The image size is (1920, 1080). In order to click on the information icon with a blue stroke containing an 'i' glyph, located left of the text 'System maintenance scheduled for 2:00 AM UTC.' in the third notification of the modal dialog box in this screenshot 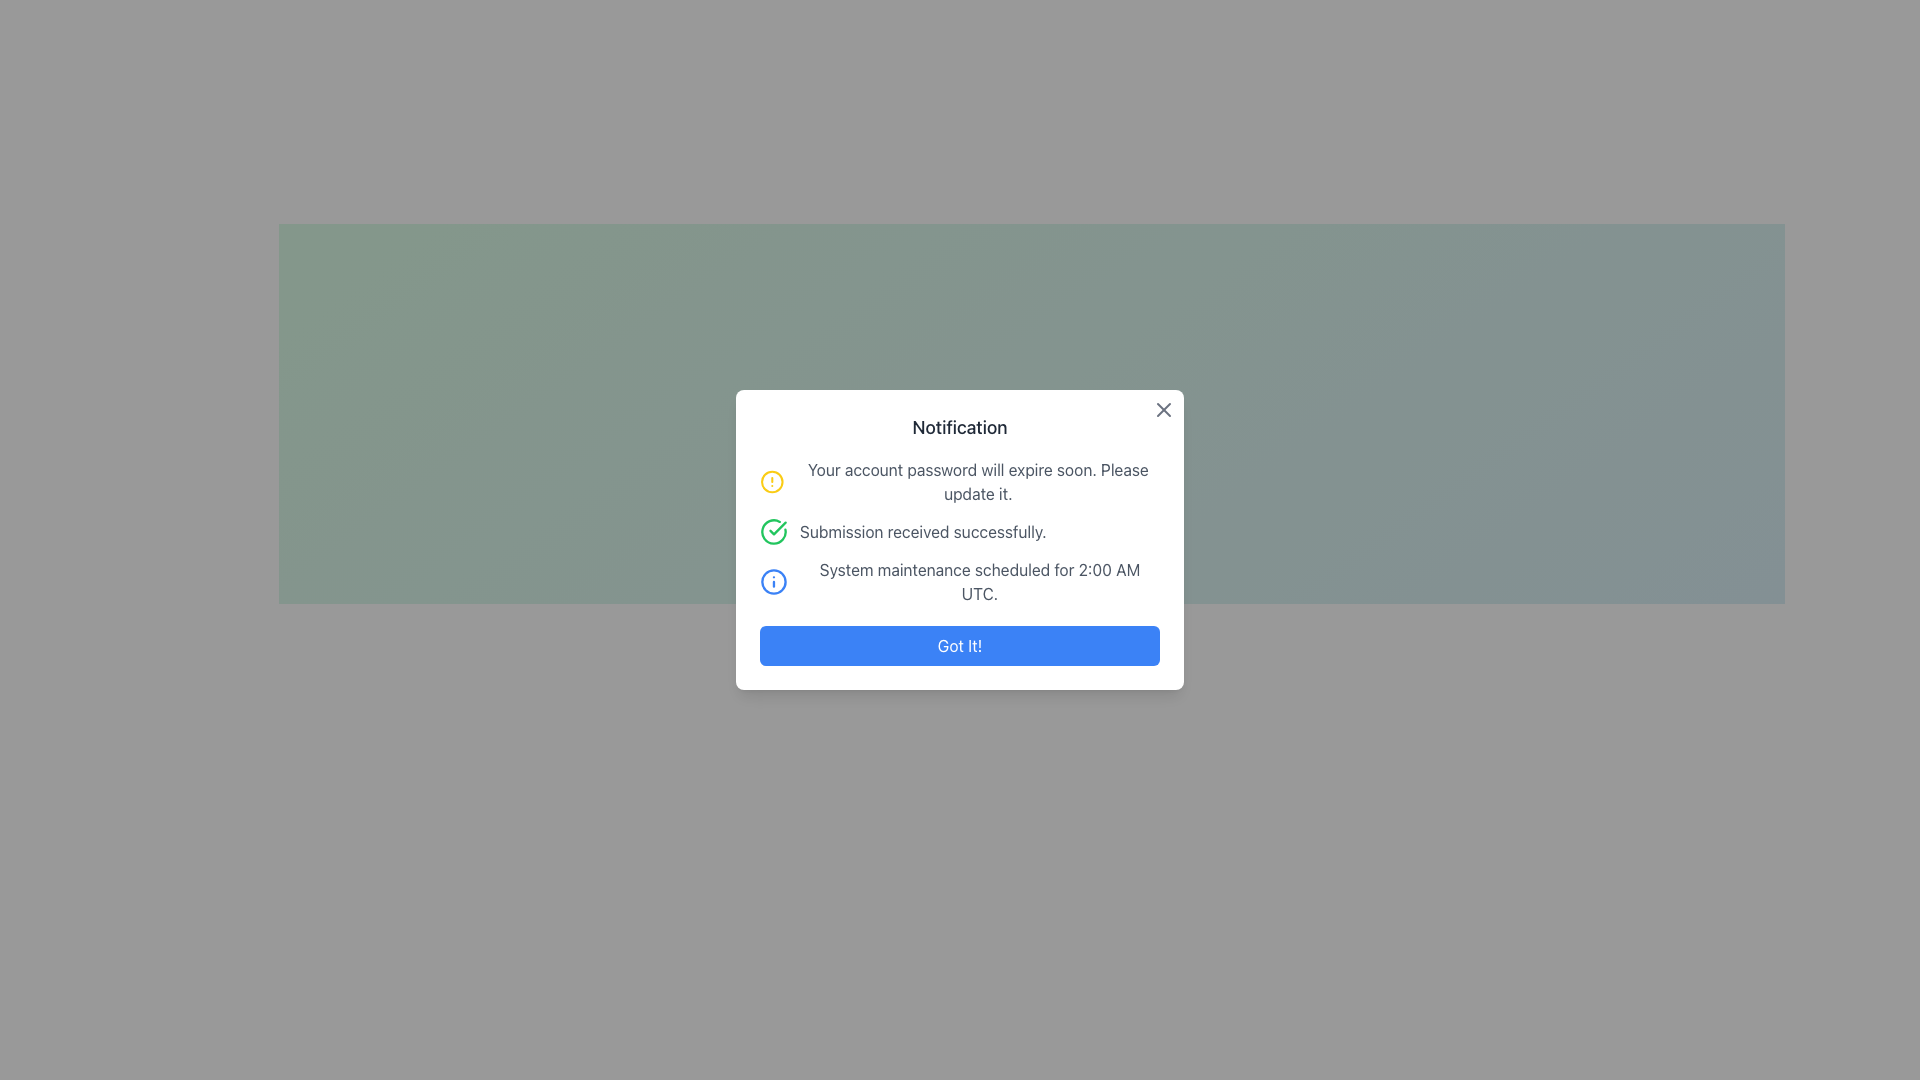, I will do `click(772, 582)`.